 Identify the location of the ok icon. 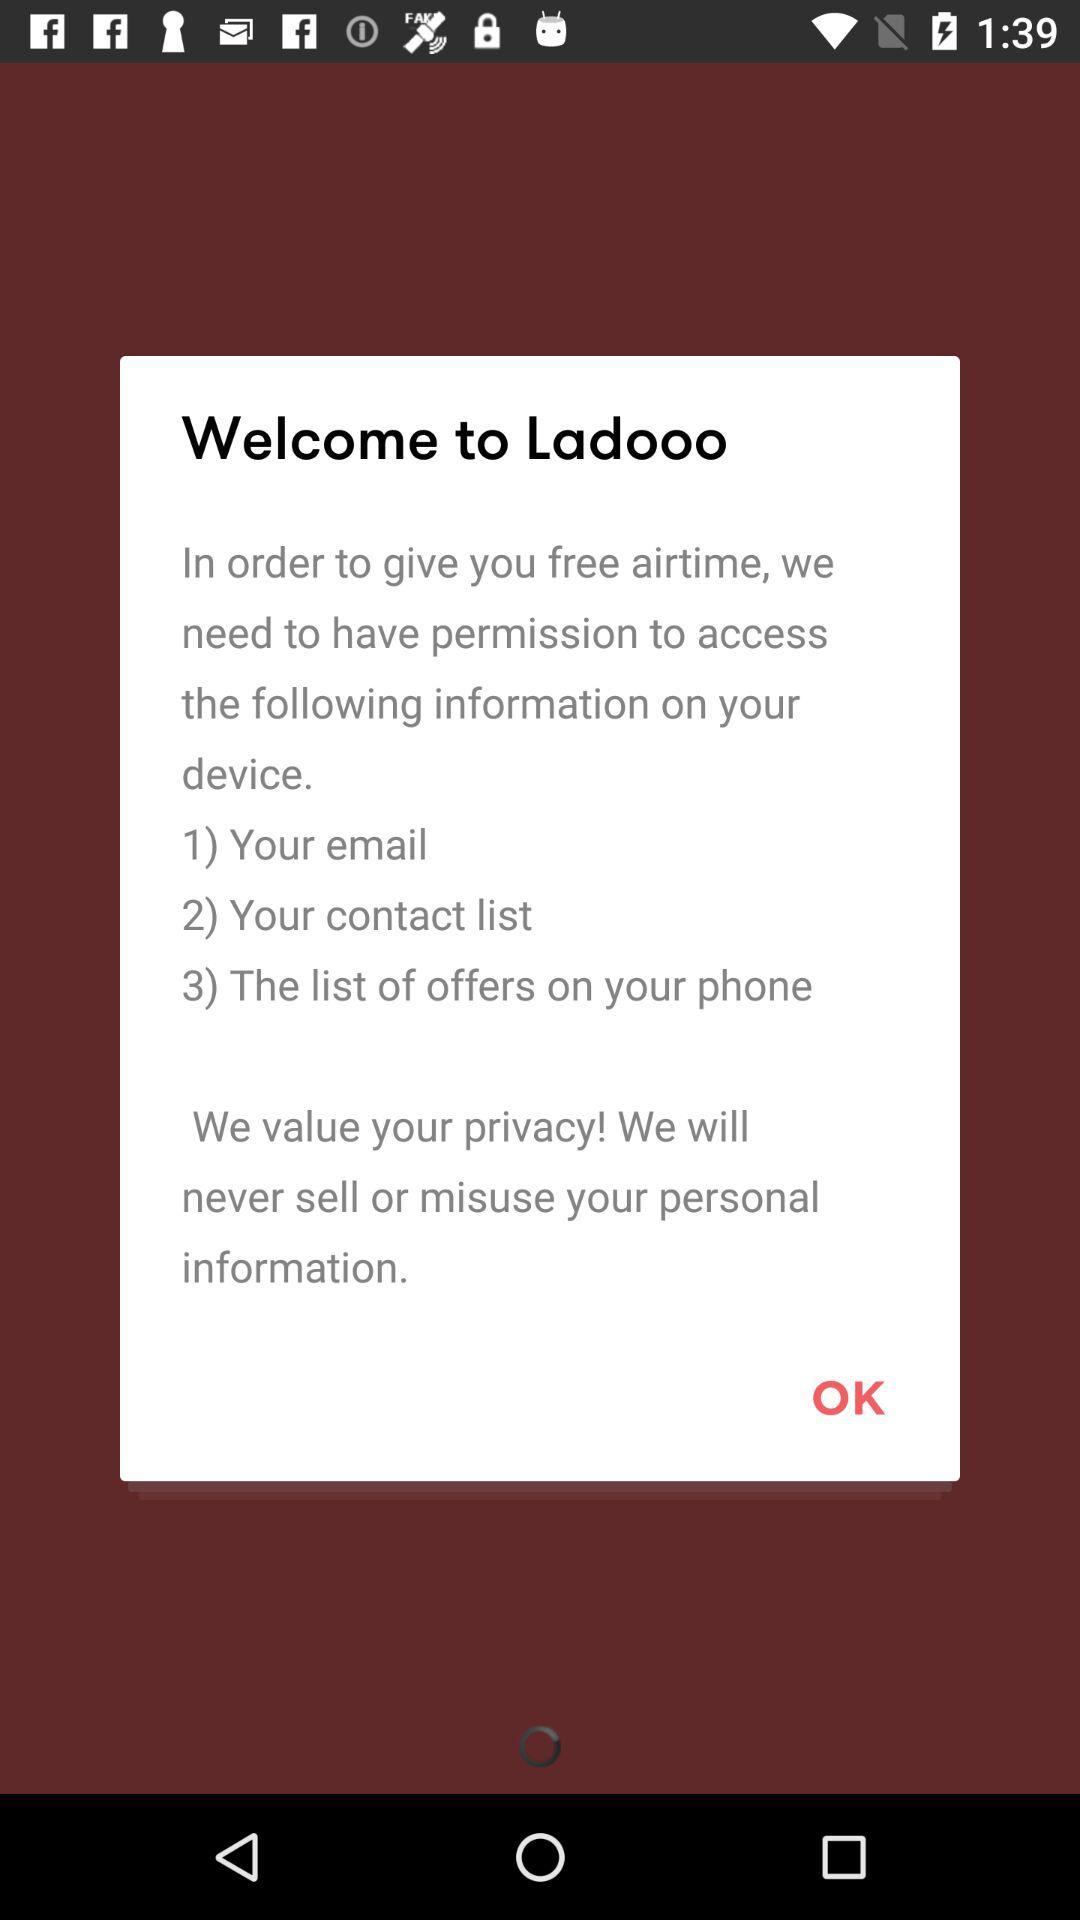
(848, 1396).